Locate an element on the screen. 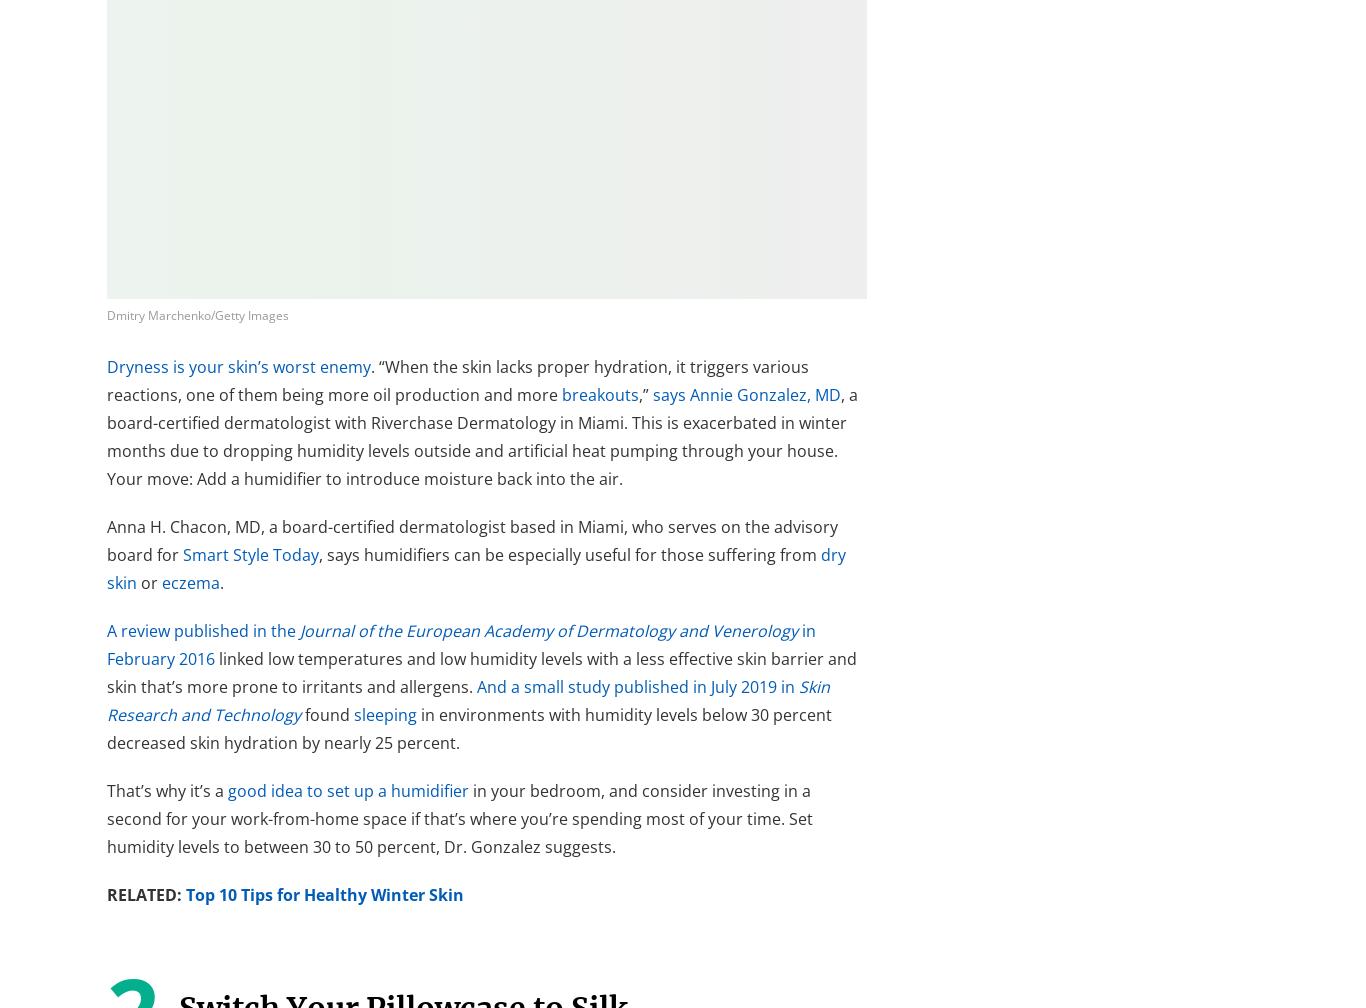  'Dryness is your skin’s worst enemy' is located at coordinates (239, 367).